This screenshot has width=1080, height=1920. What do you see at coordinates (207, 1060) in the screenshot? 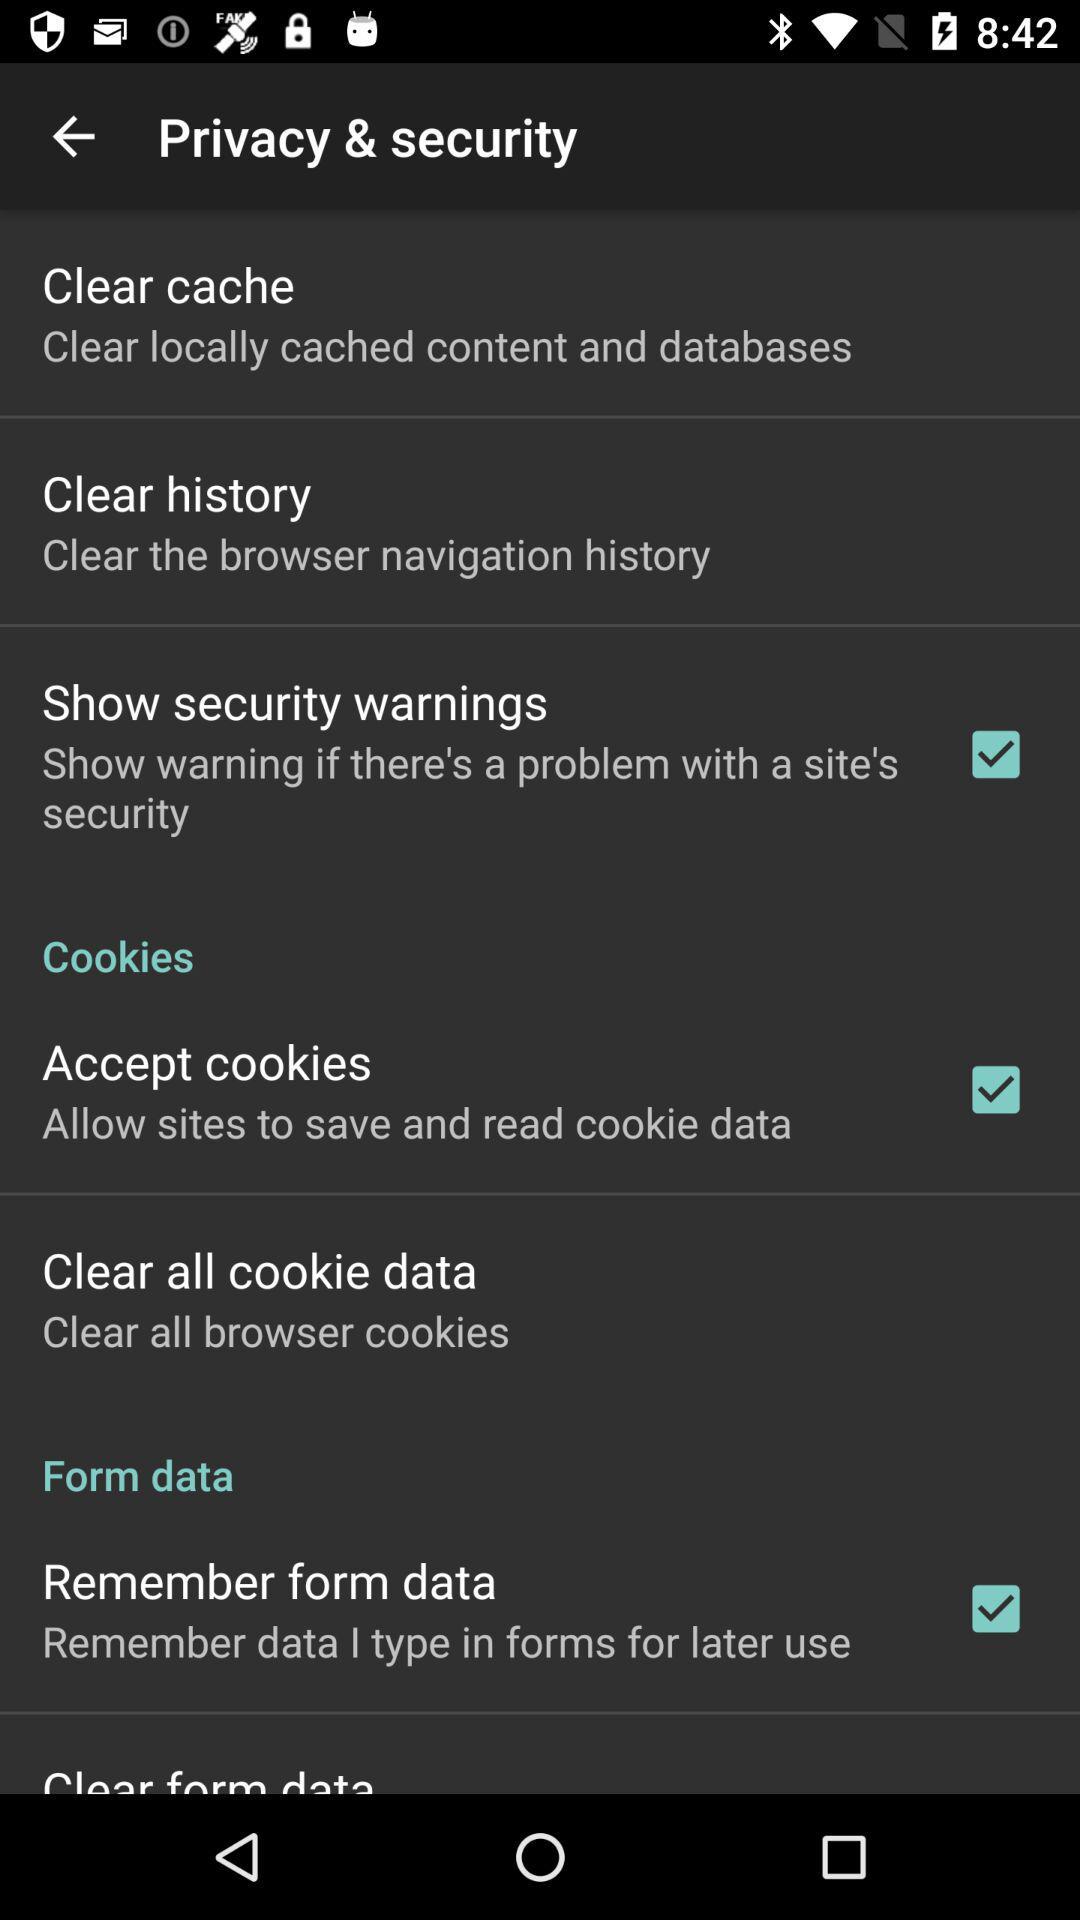
I see `the icon above the allow sites to item` at bounding box center [207, 1060].